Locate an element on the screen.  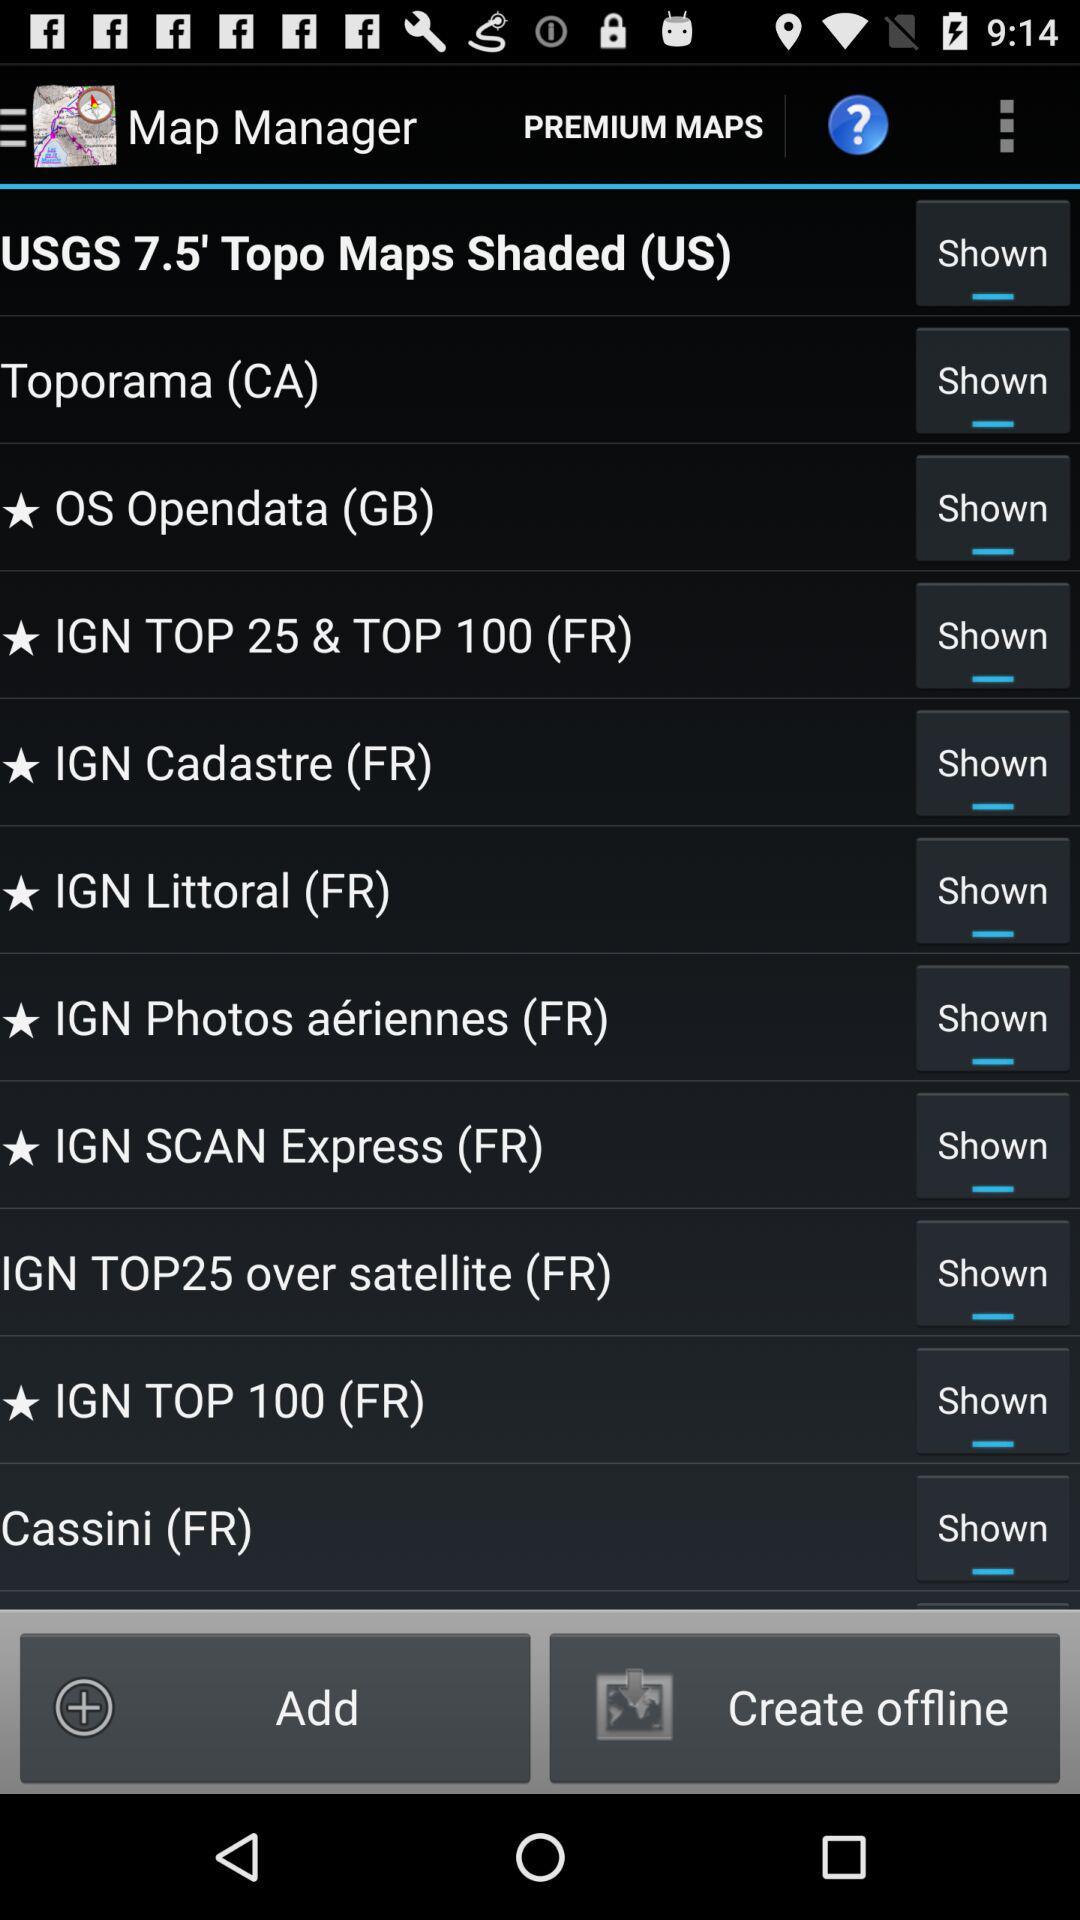
the ign scan express is located at coordinates (452, 1144).